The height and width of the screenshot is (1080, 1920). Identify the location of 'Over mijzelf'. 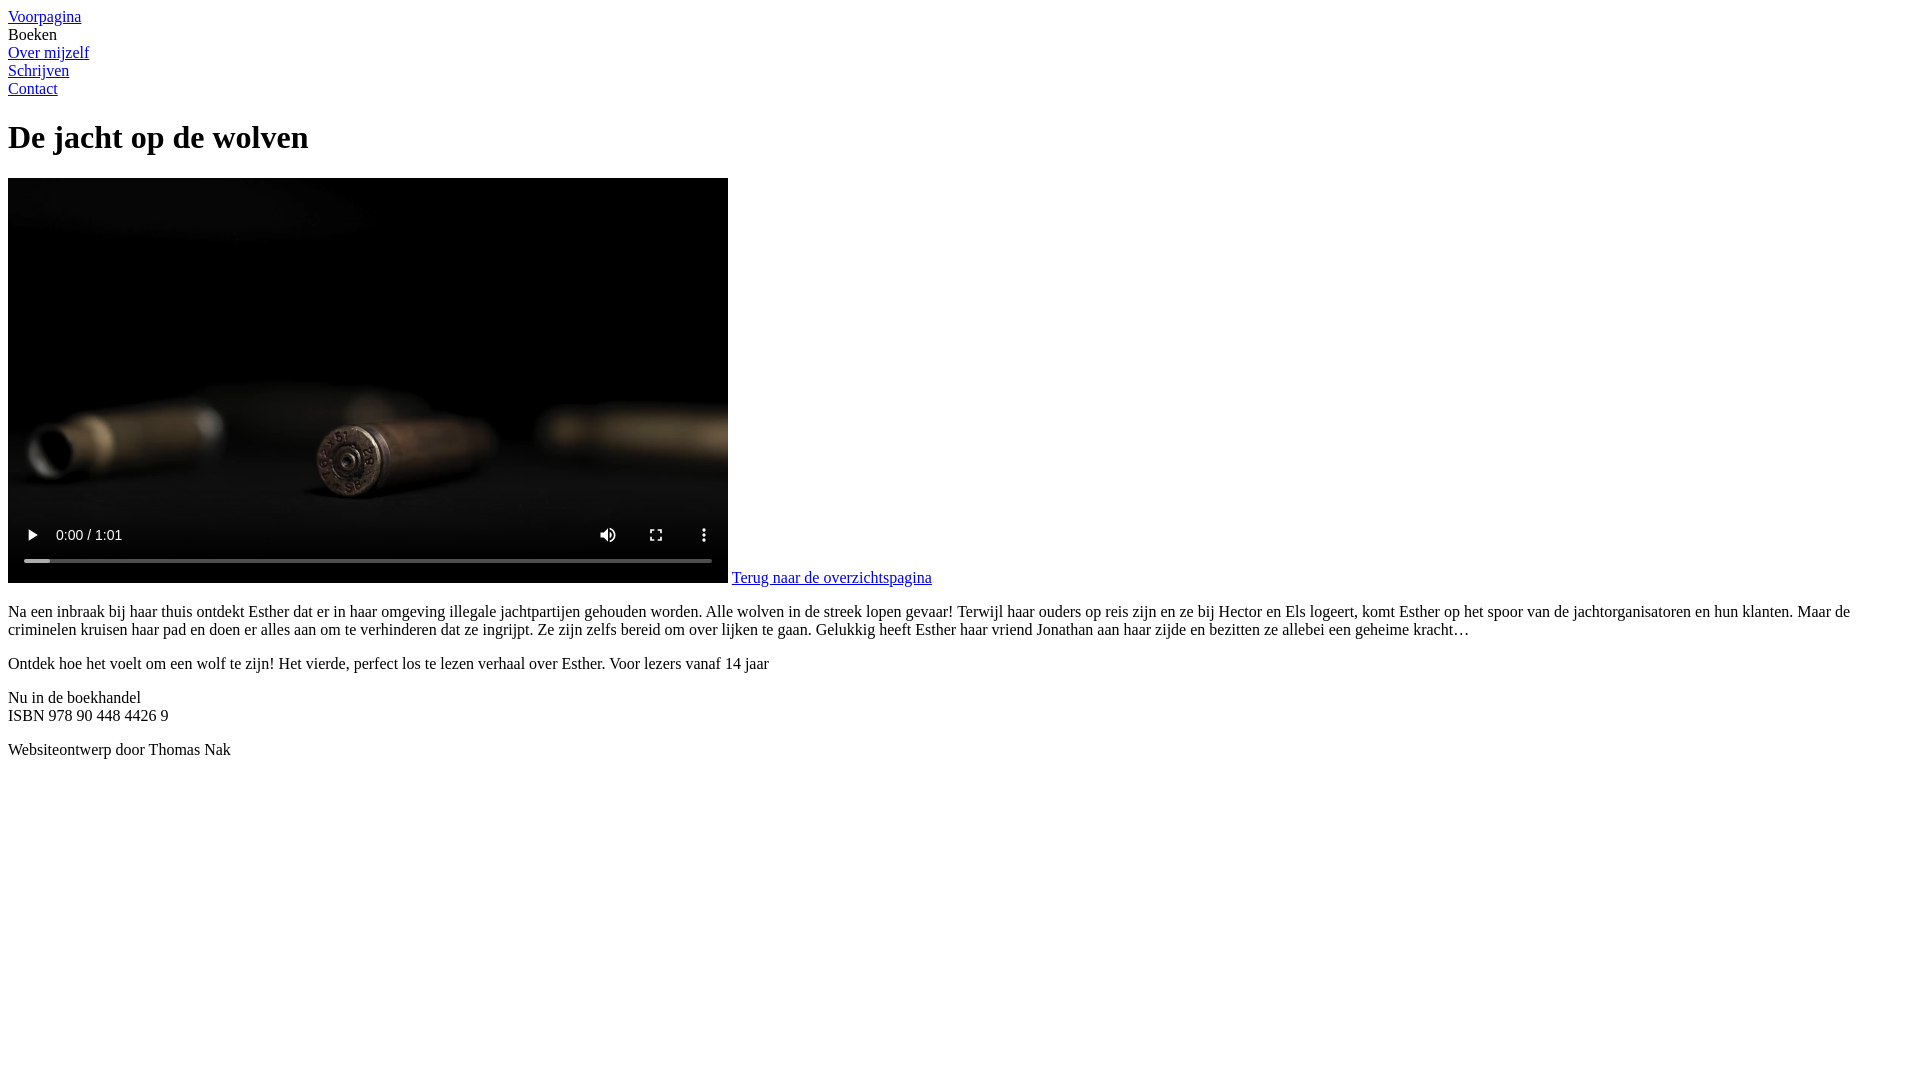
(8, 52).